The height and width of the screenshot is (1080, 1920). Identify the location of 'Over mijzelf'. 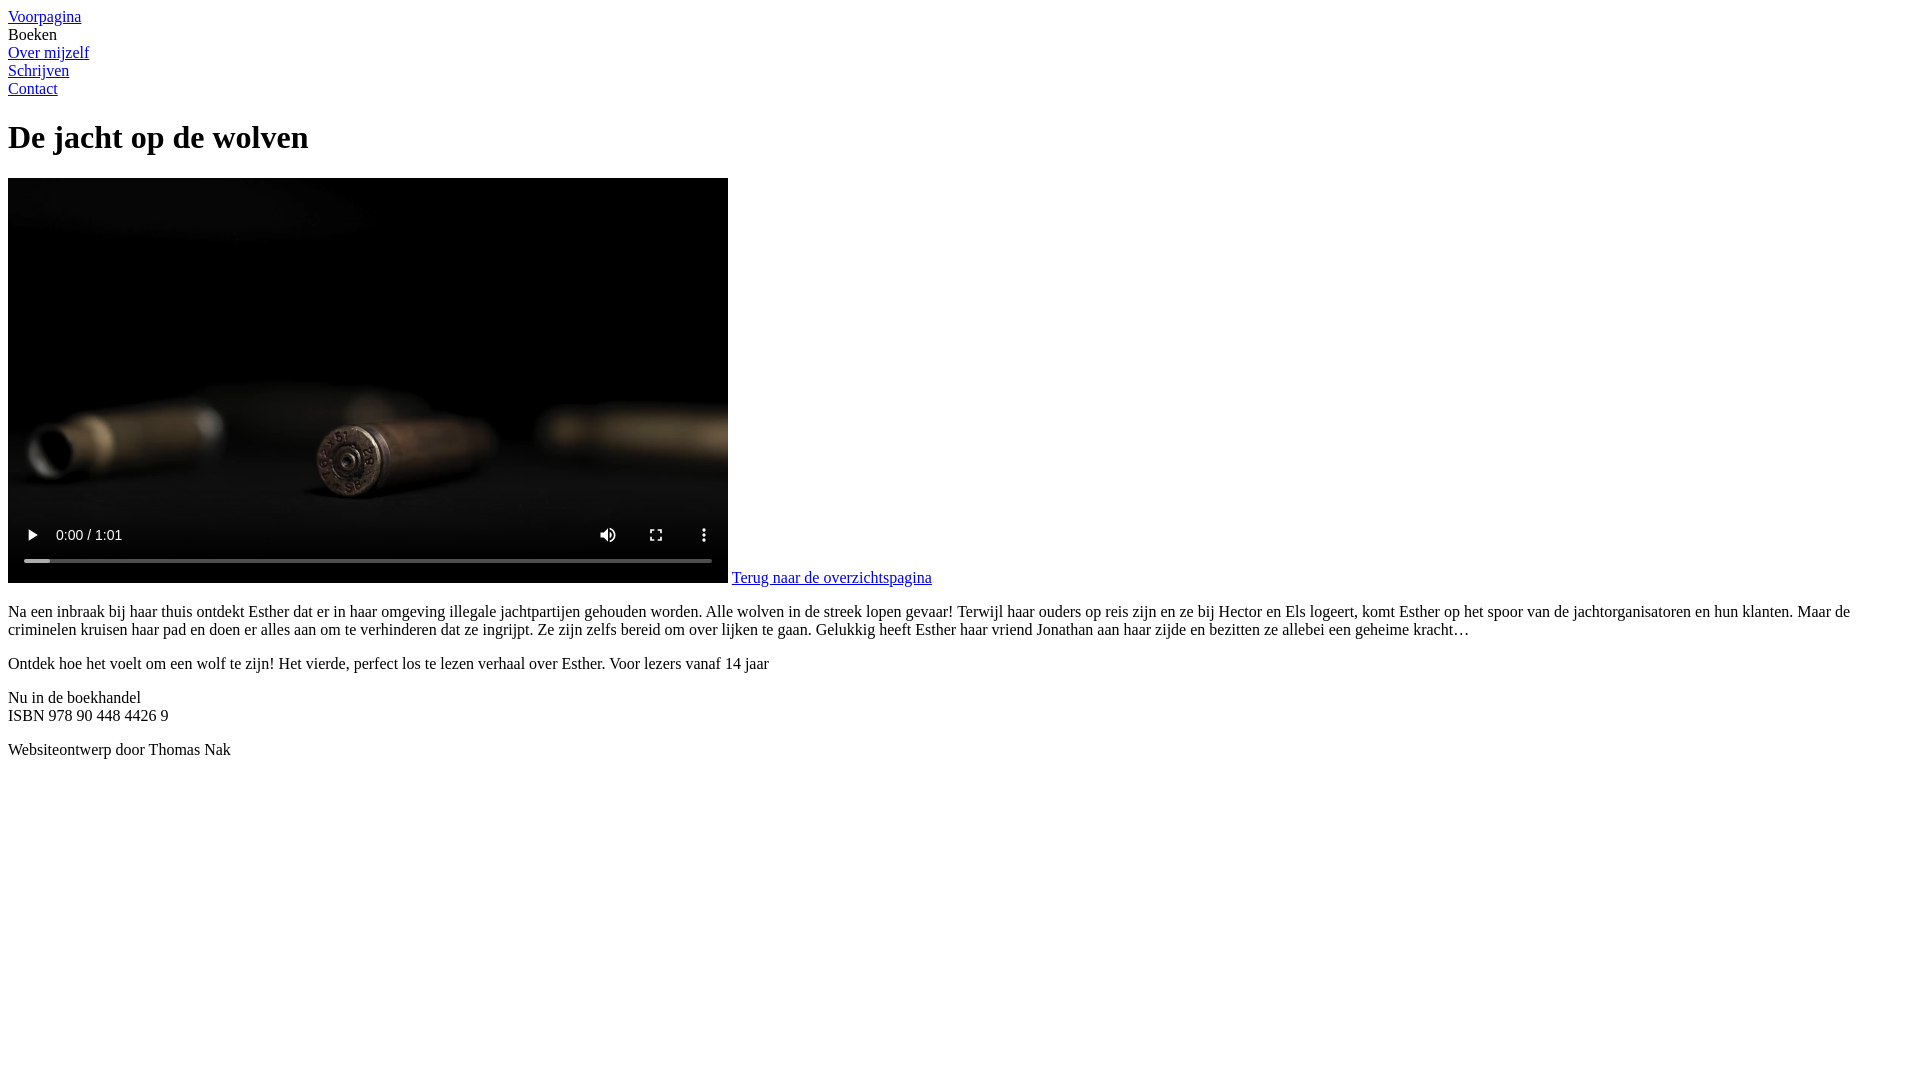
(8, 52).